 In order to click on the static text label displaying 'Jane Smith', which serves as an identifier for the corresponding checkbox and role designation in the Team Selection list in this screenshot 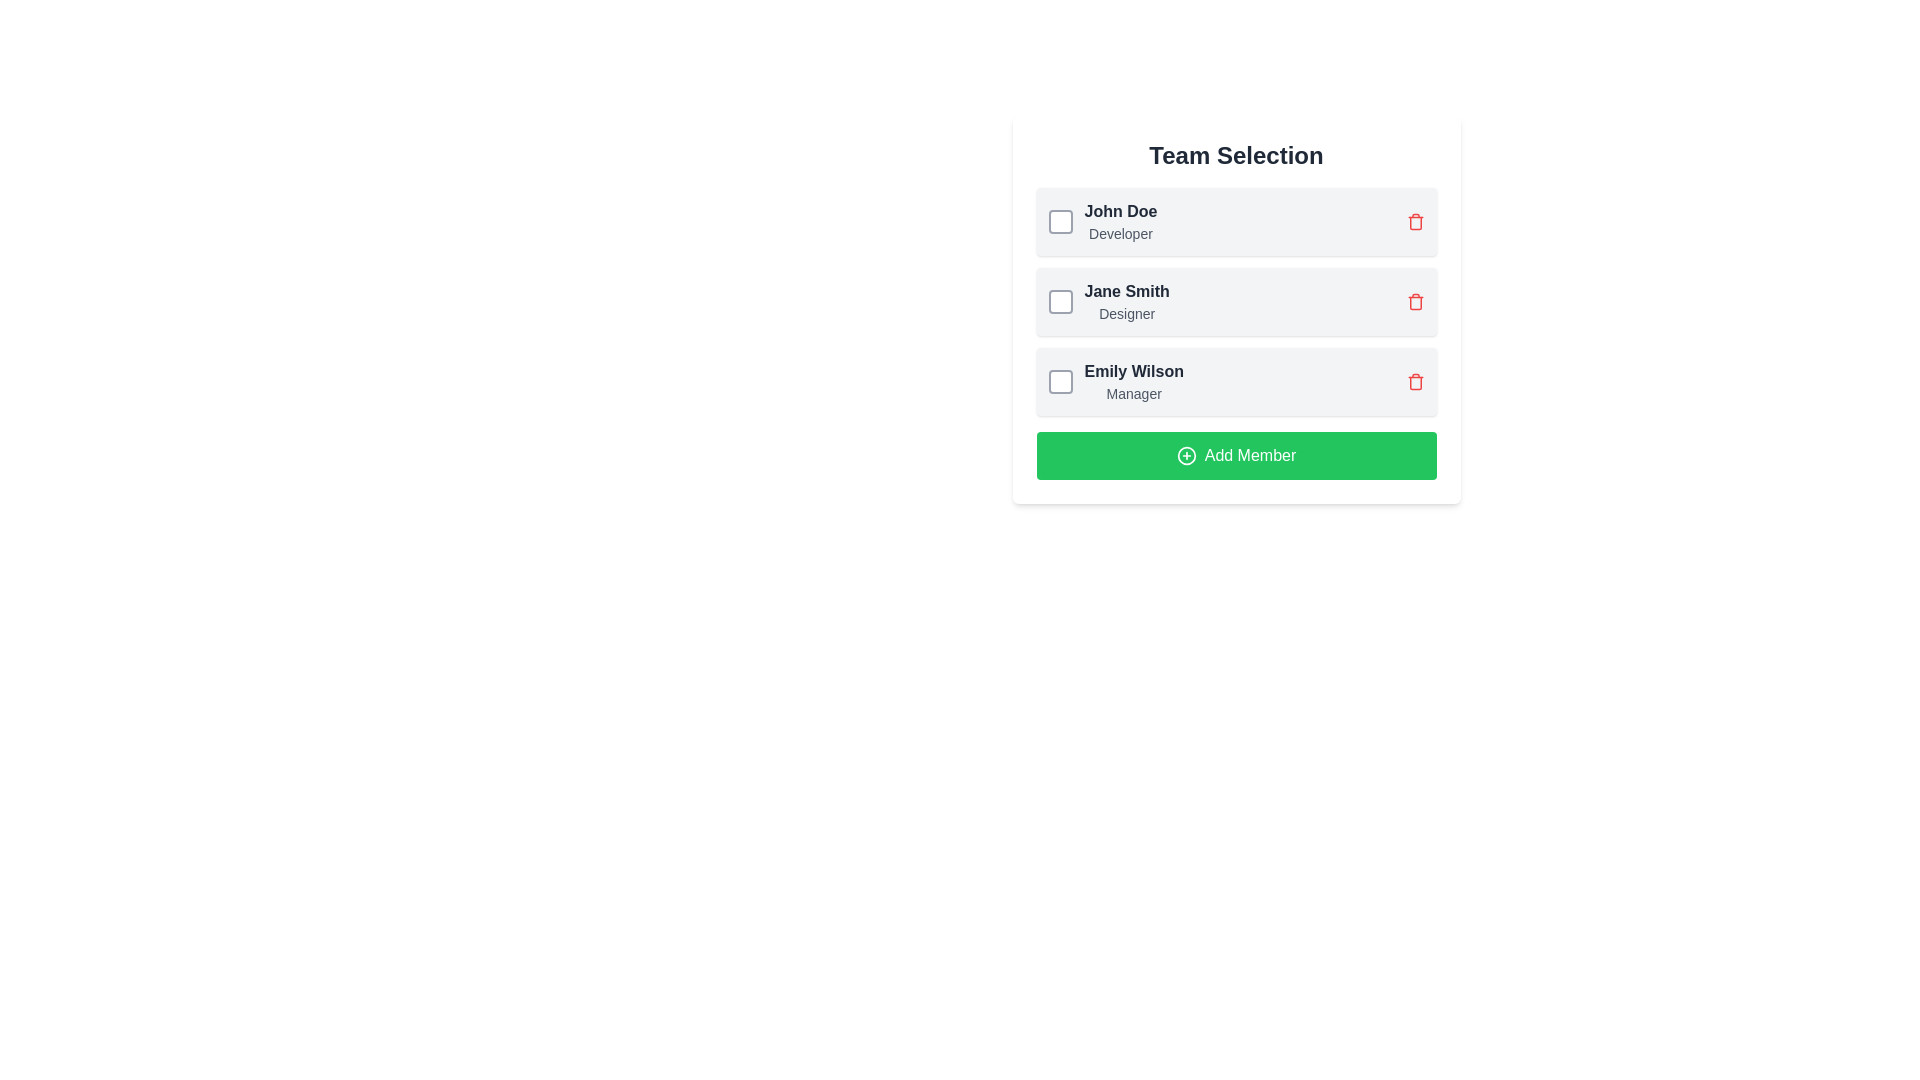, I will do `click(1127, 292)`.